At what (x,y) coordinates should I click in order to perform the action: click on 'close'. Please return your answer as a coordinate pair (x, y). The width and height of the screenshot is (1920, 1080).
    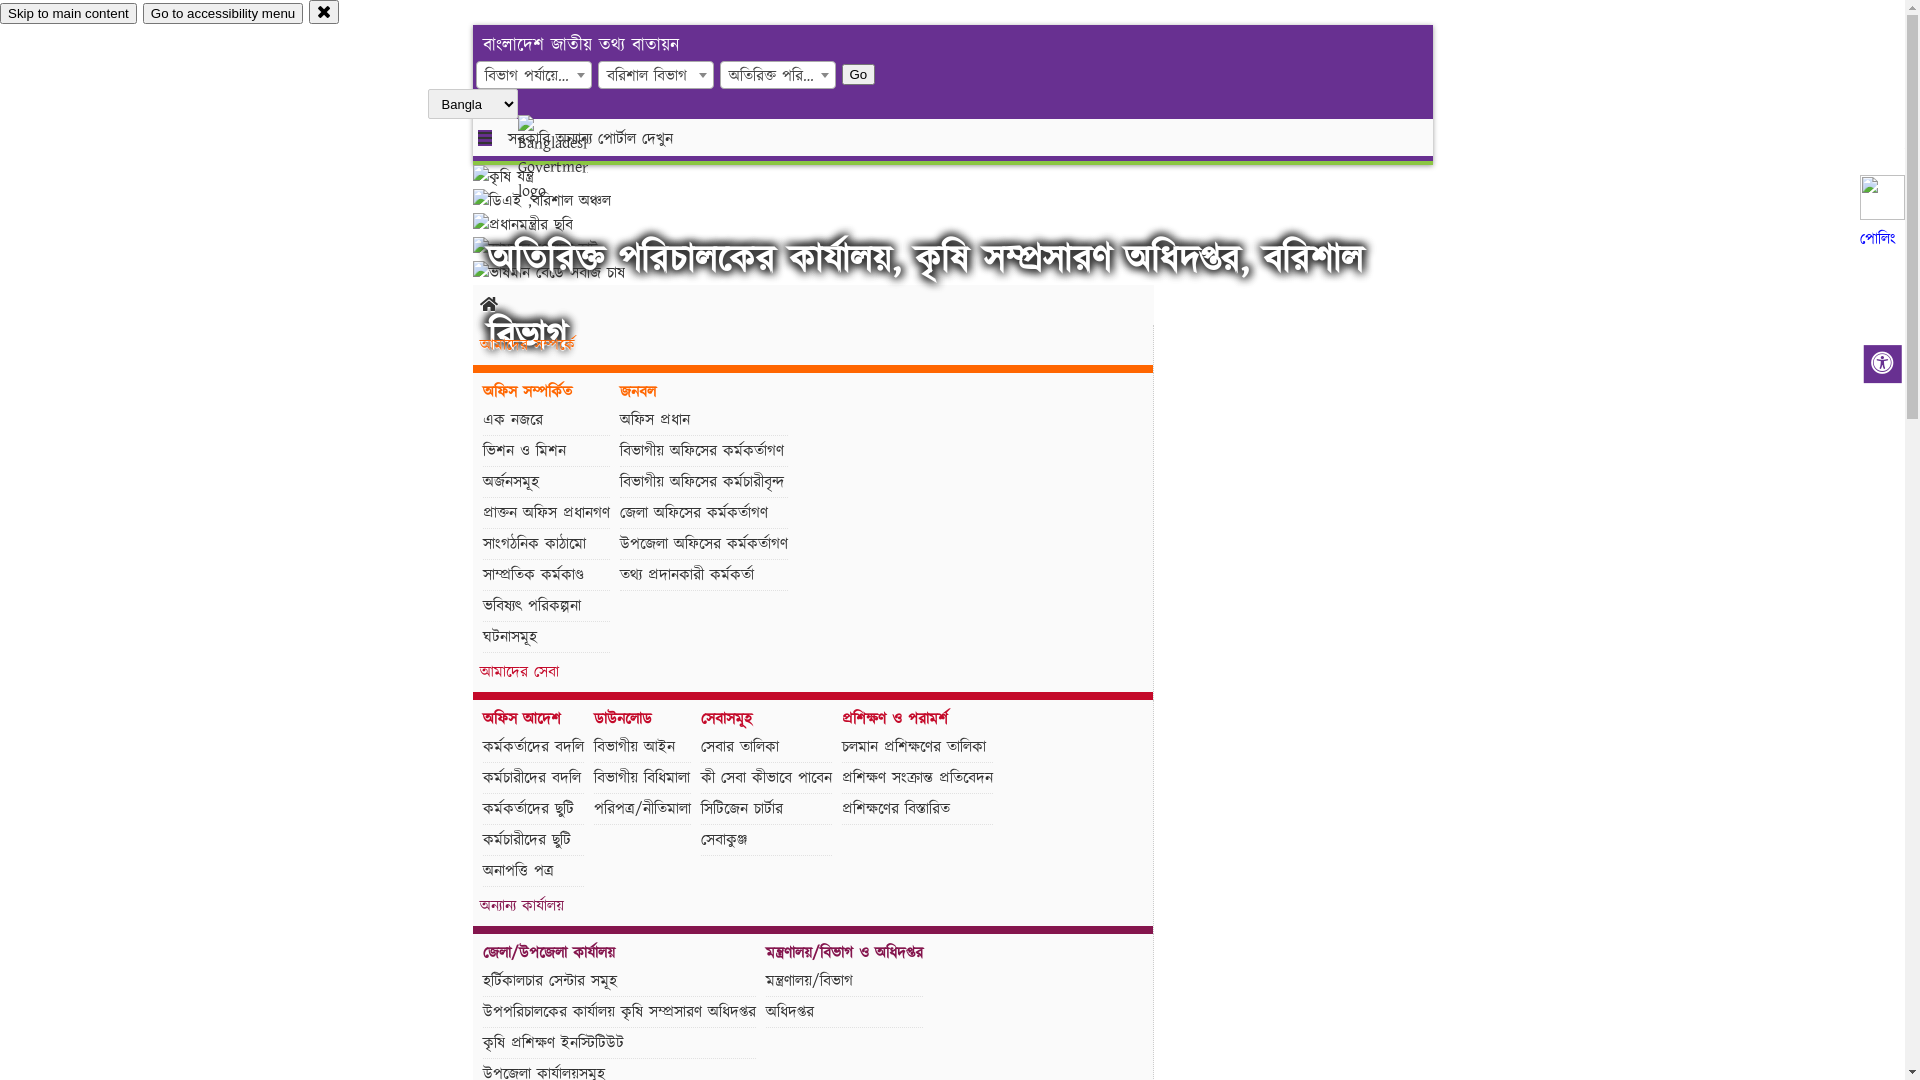
    Looking at the image, I should click on (307, 11).